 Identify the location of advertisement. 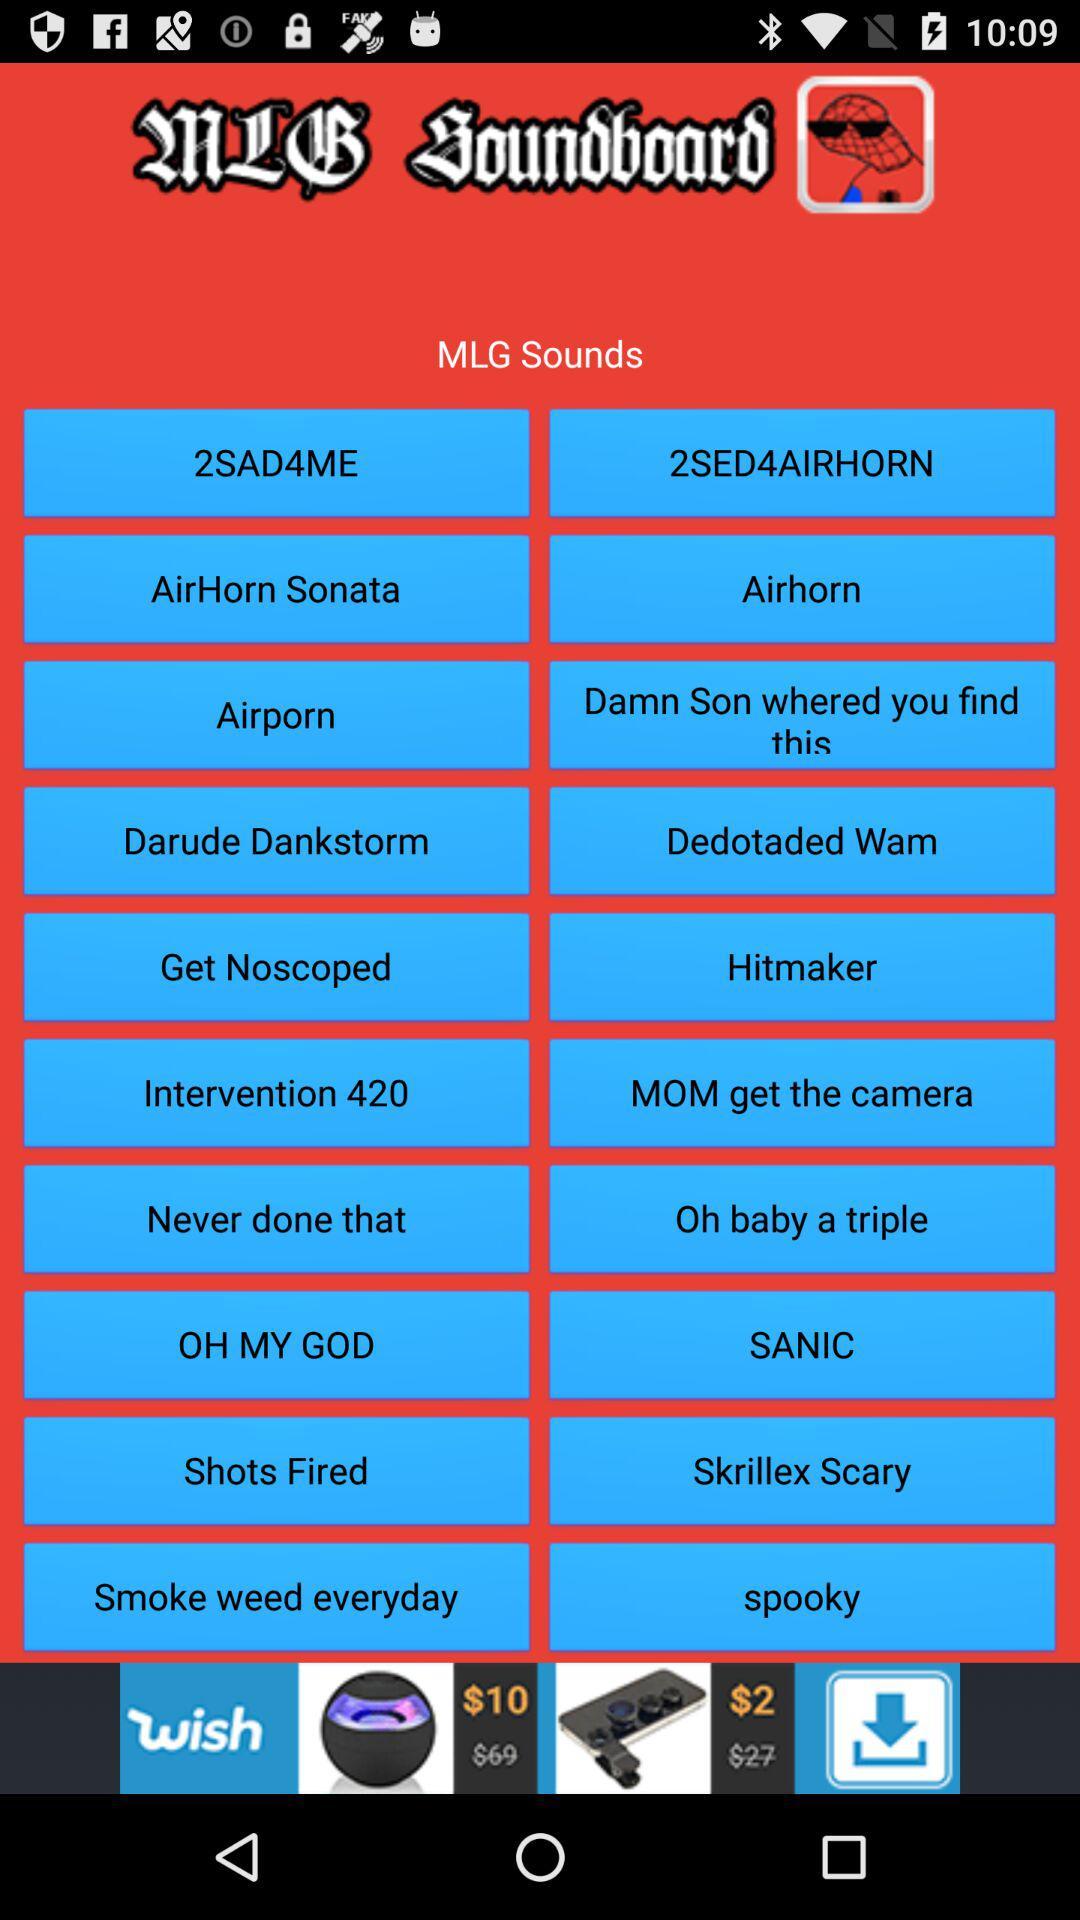
(540, 1727).